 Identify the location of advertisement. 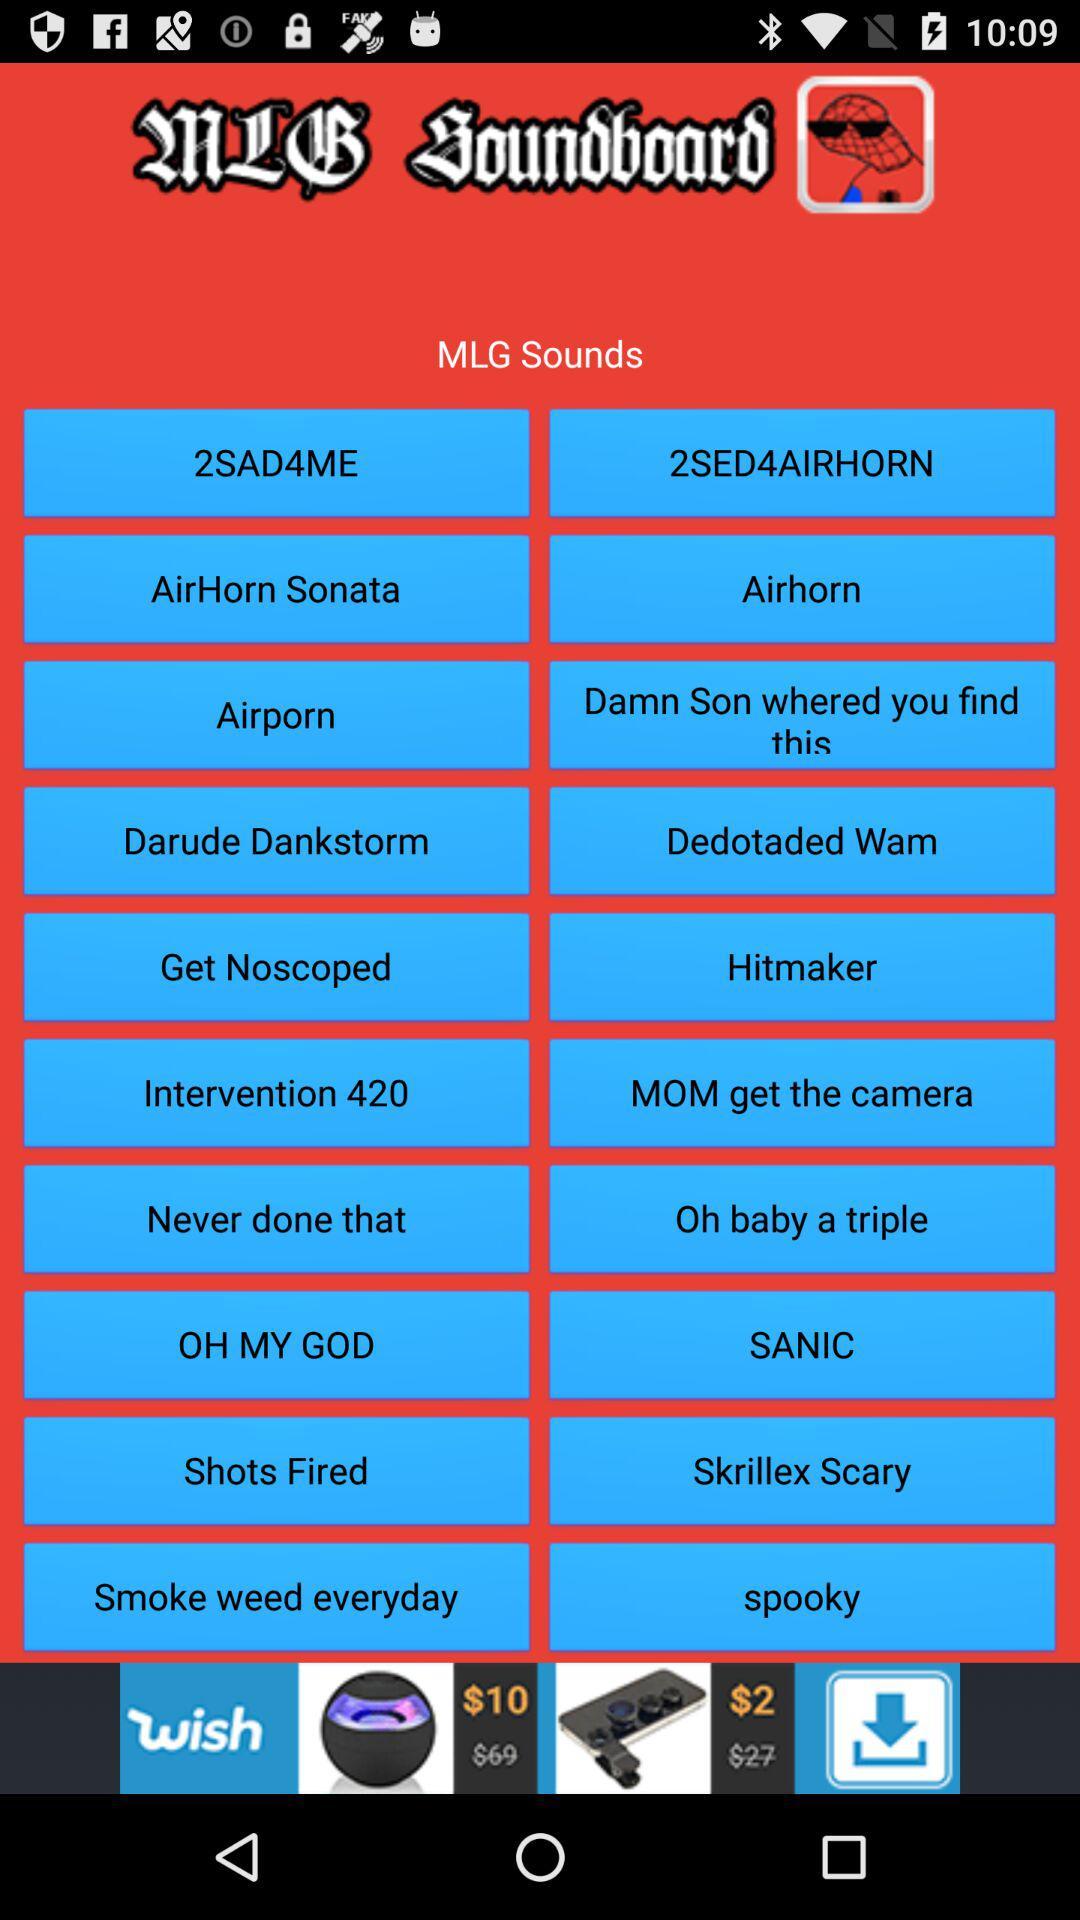
(540, 1727).